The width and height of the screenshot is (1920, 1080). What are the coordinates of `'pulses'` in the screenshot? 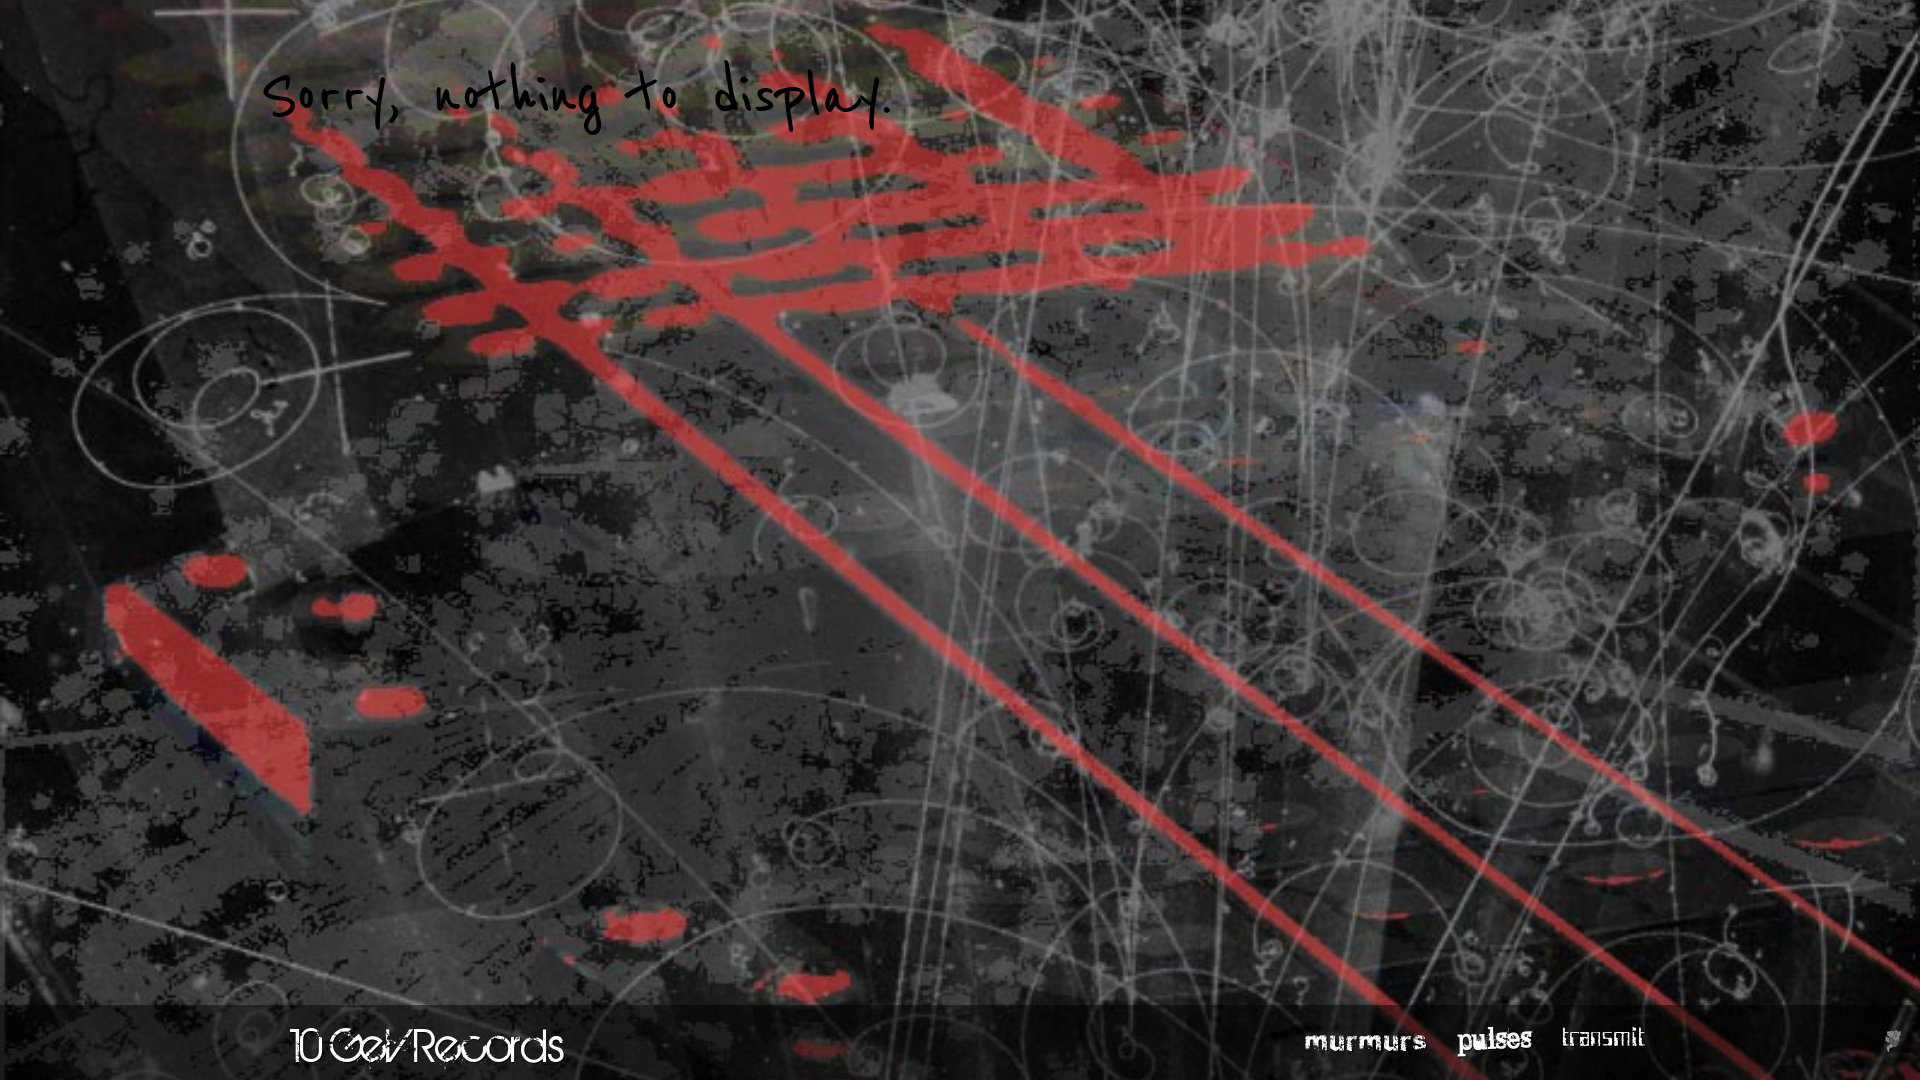 It's located at (1493, 1038).